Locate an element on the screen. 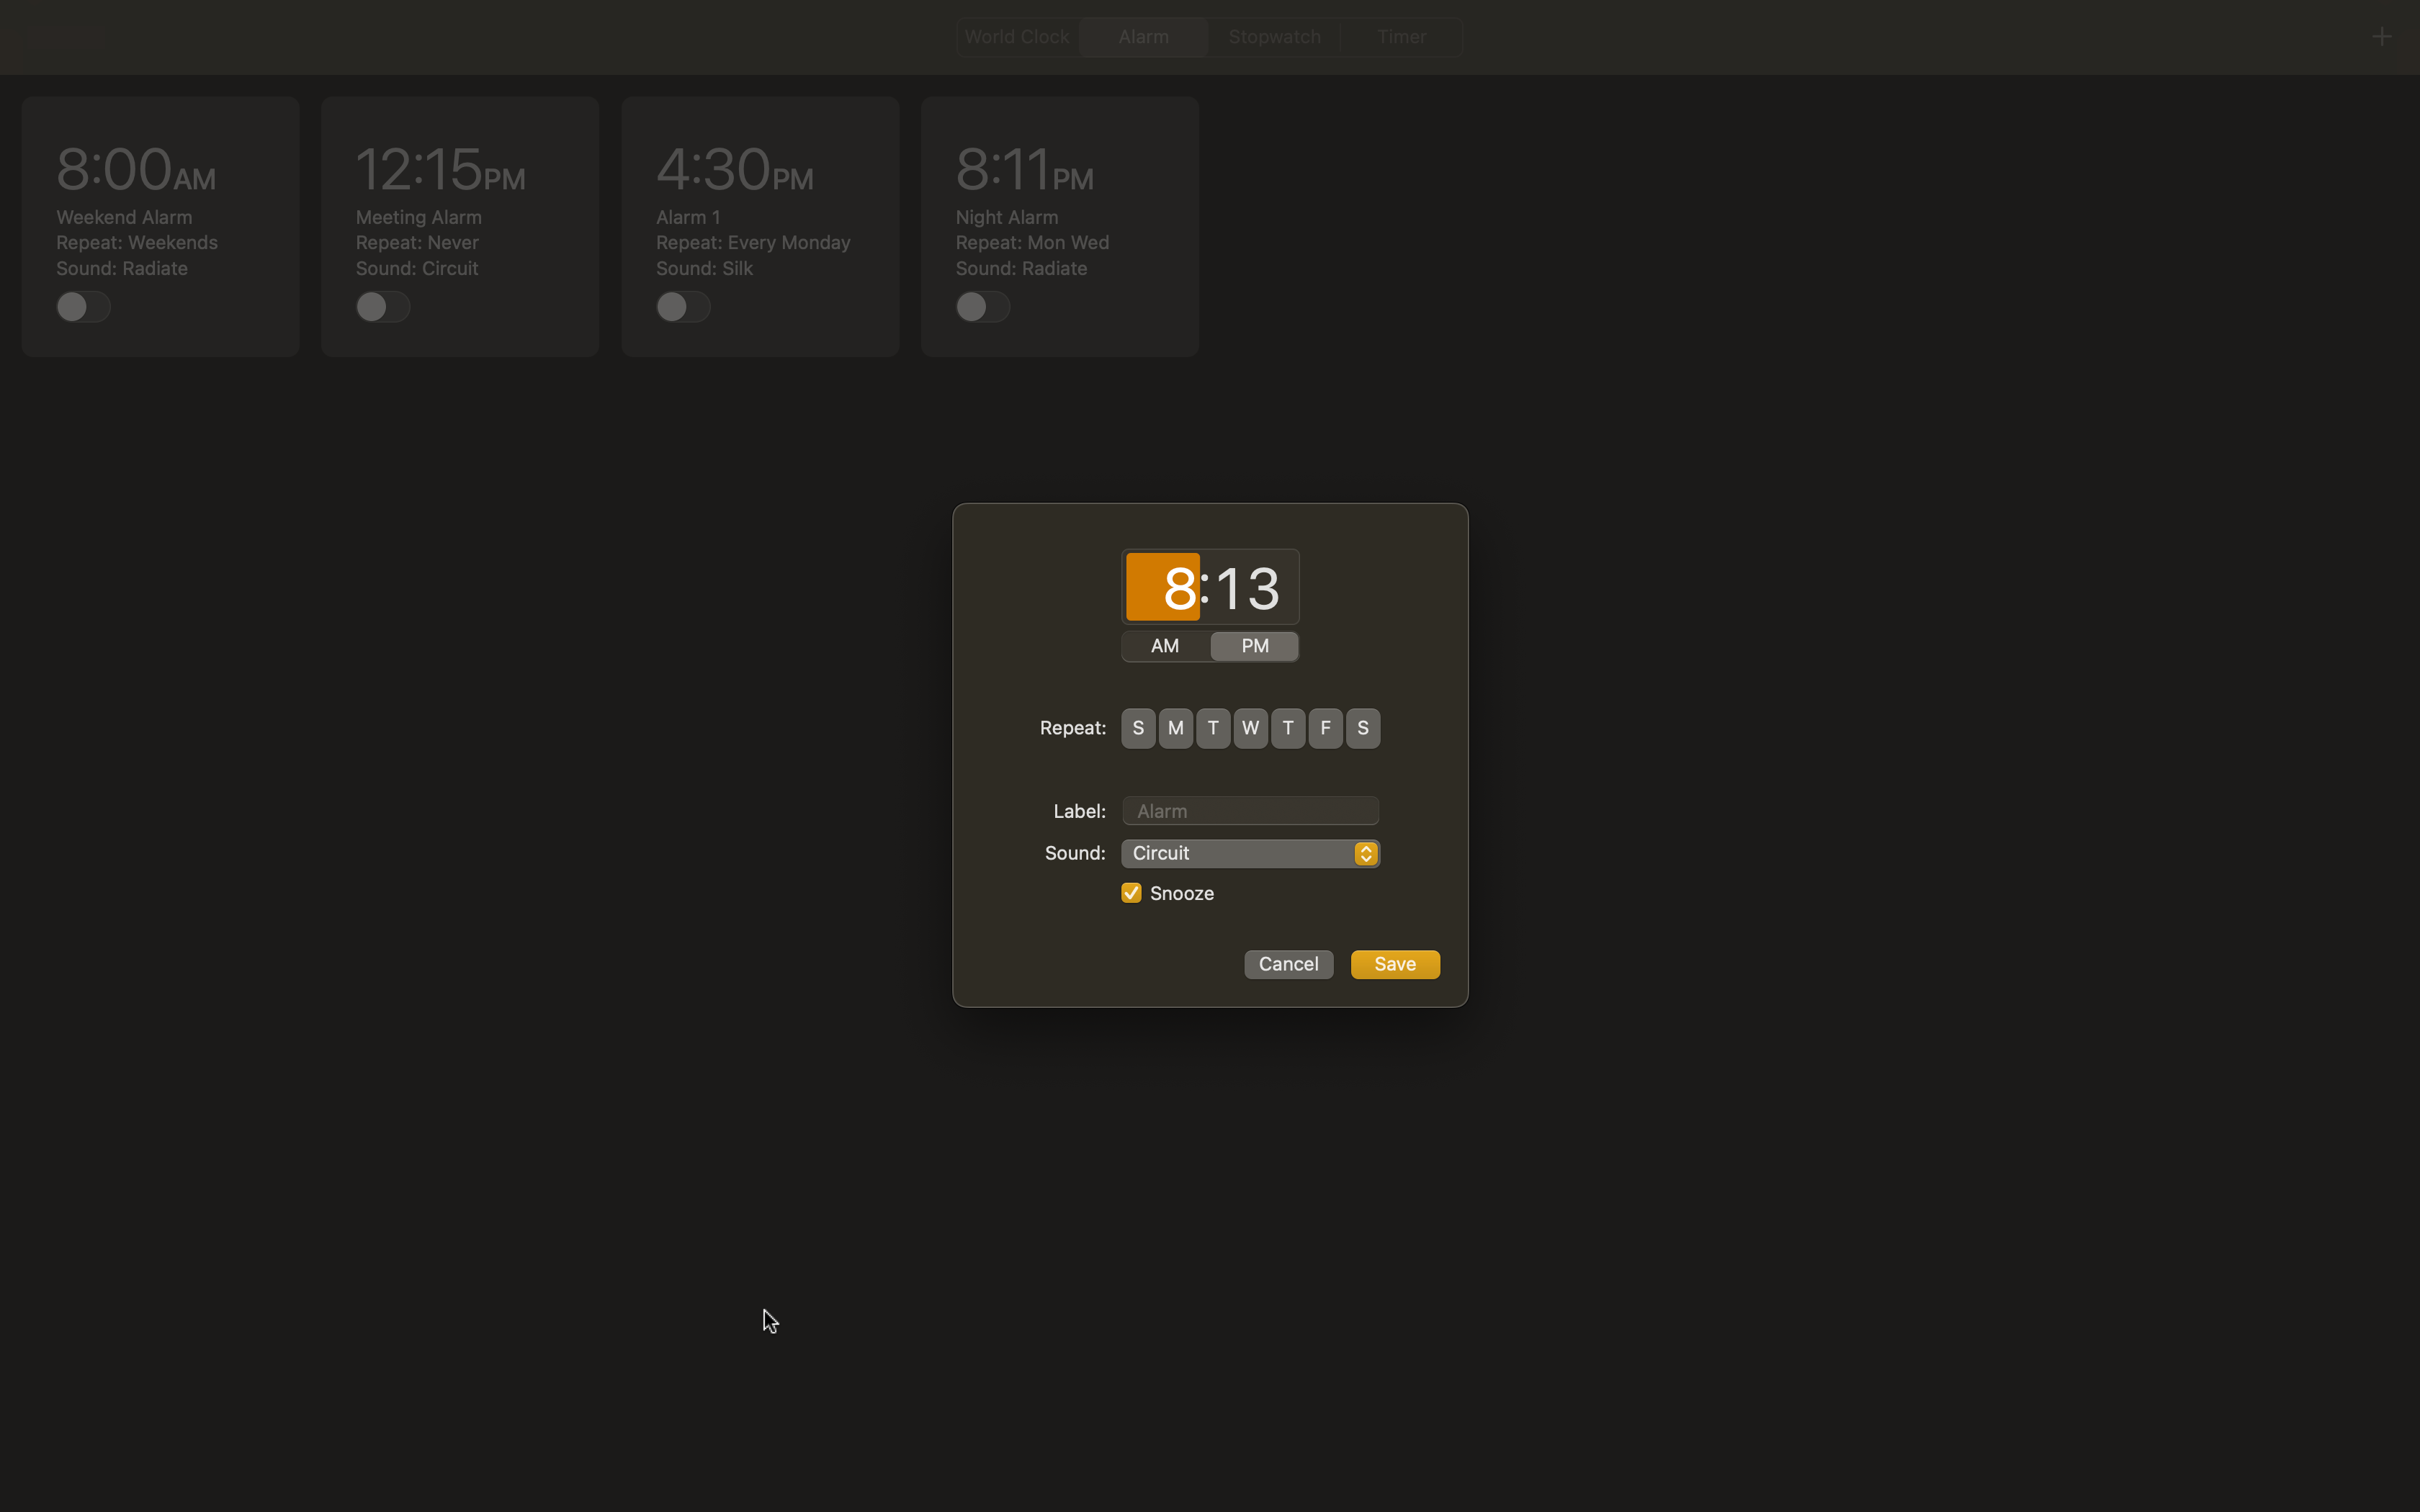  "Rock Music" in the sound settings is located at coordinates (1250, 853).